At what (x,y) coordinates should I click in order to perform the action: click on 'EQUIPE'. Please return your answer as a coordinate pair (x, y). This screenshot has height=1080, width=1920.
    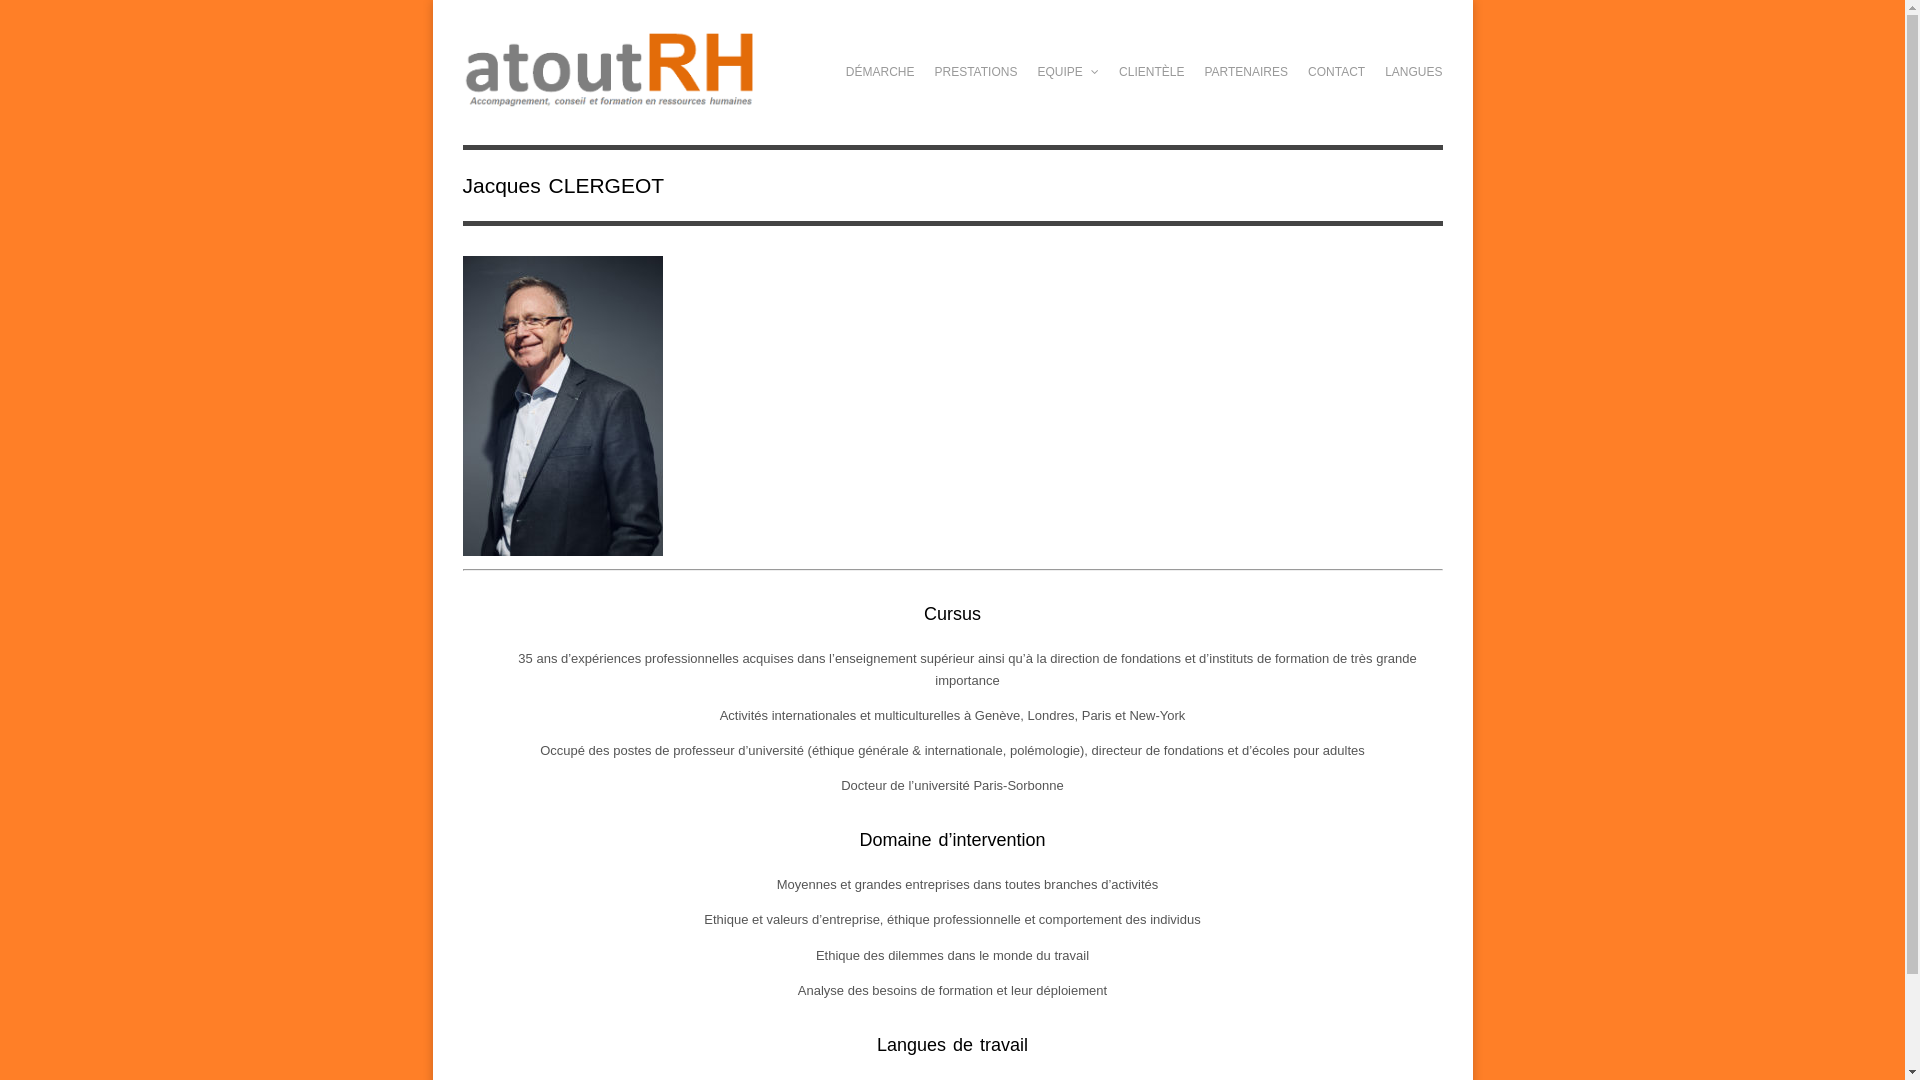
    Looking at the image, I should click on (1067, 71).